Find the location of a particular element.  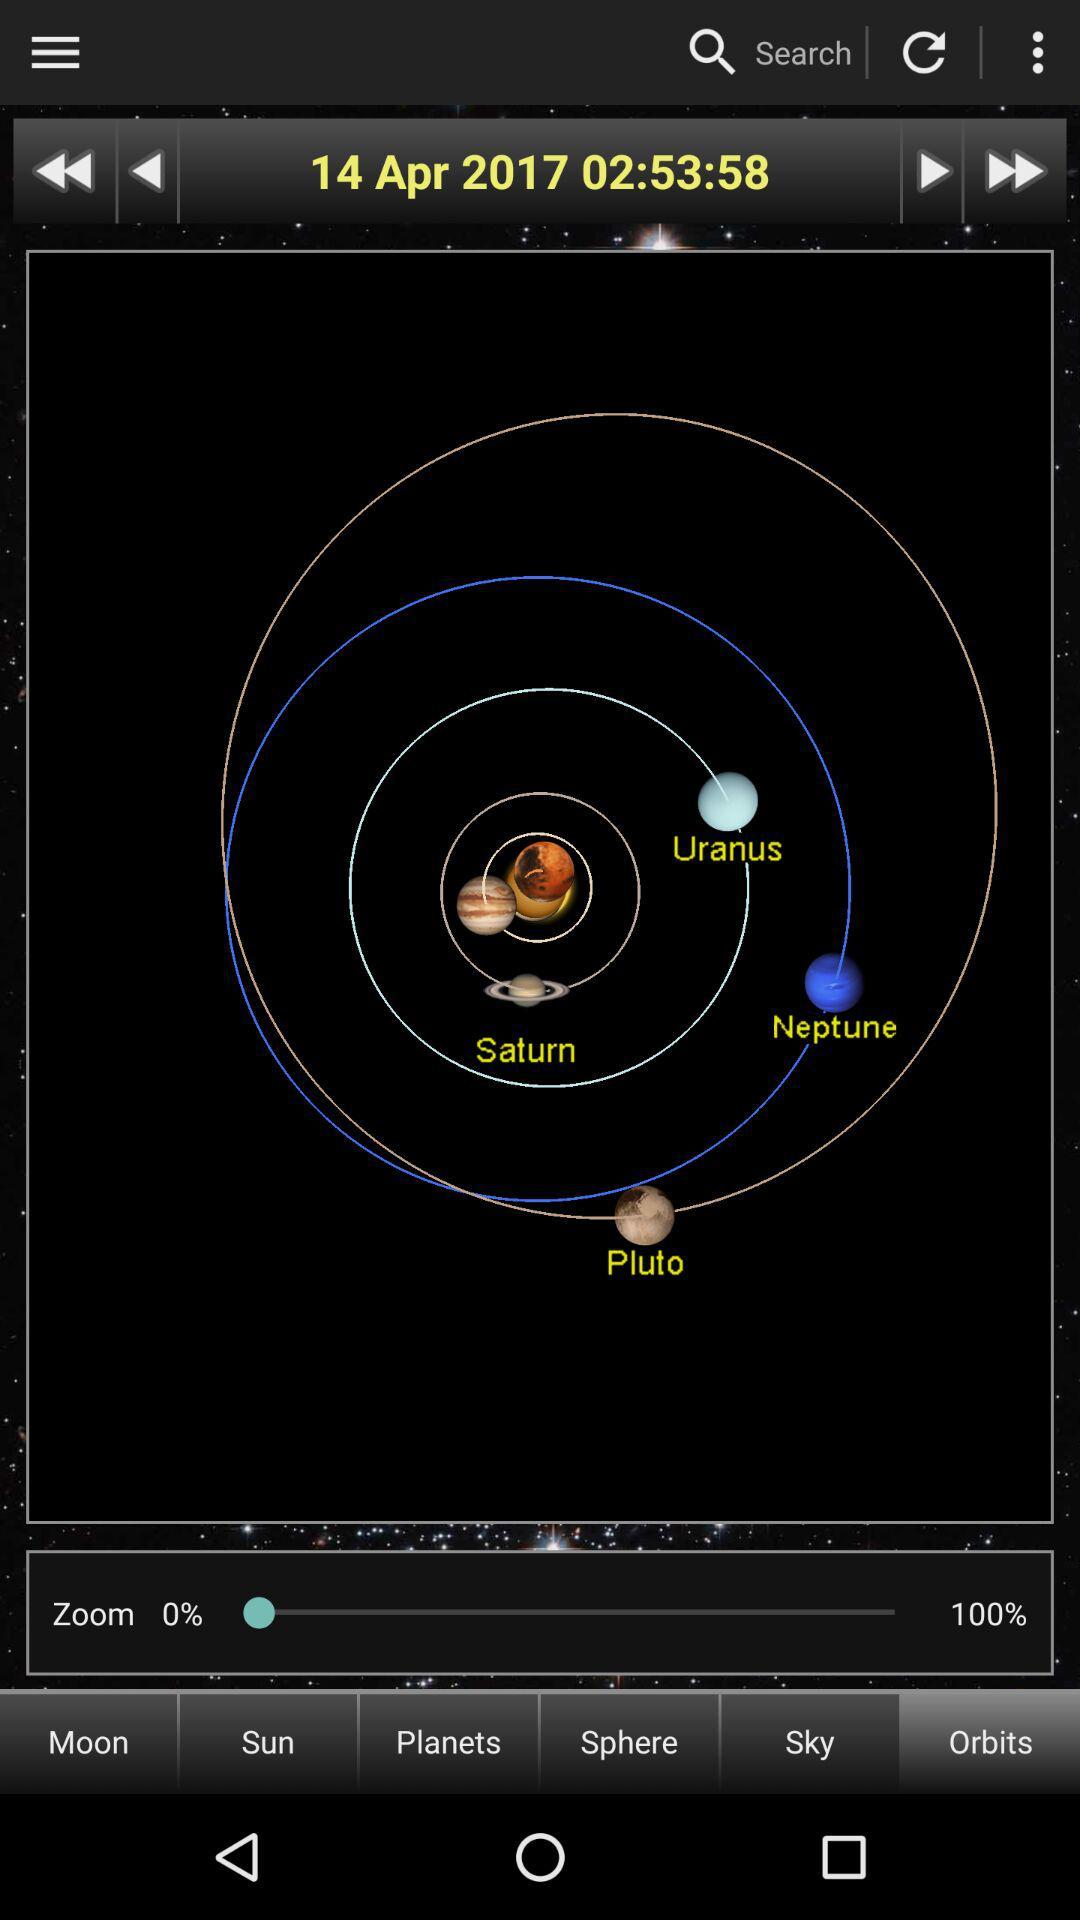

advance one month is located at coordinates (1015, 171).